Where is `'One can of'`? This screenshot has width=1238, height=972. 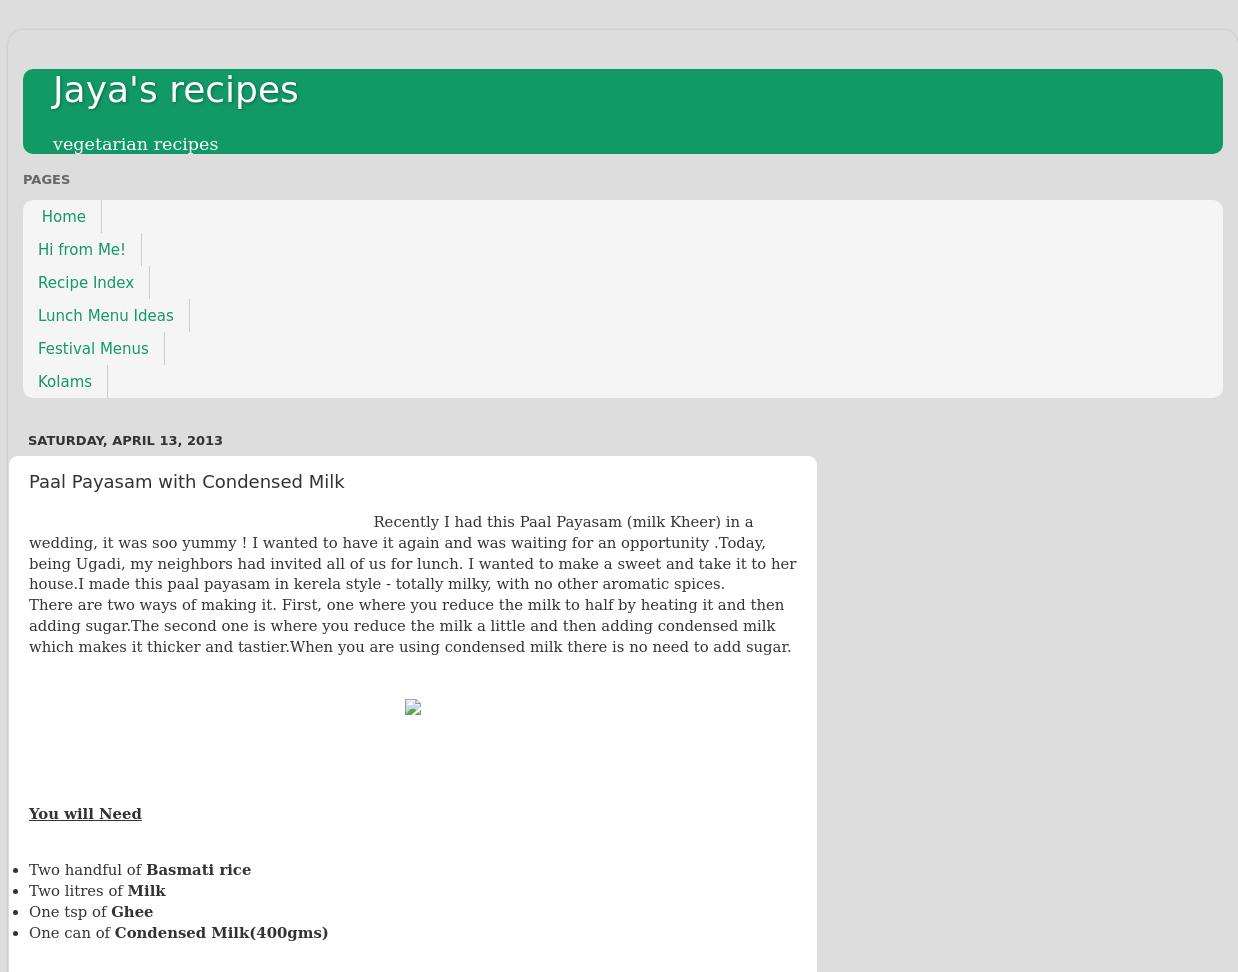 'One can of' is located at coordinates (27, 930).